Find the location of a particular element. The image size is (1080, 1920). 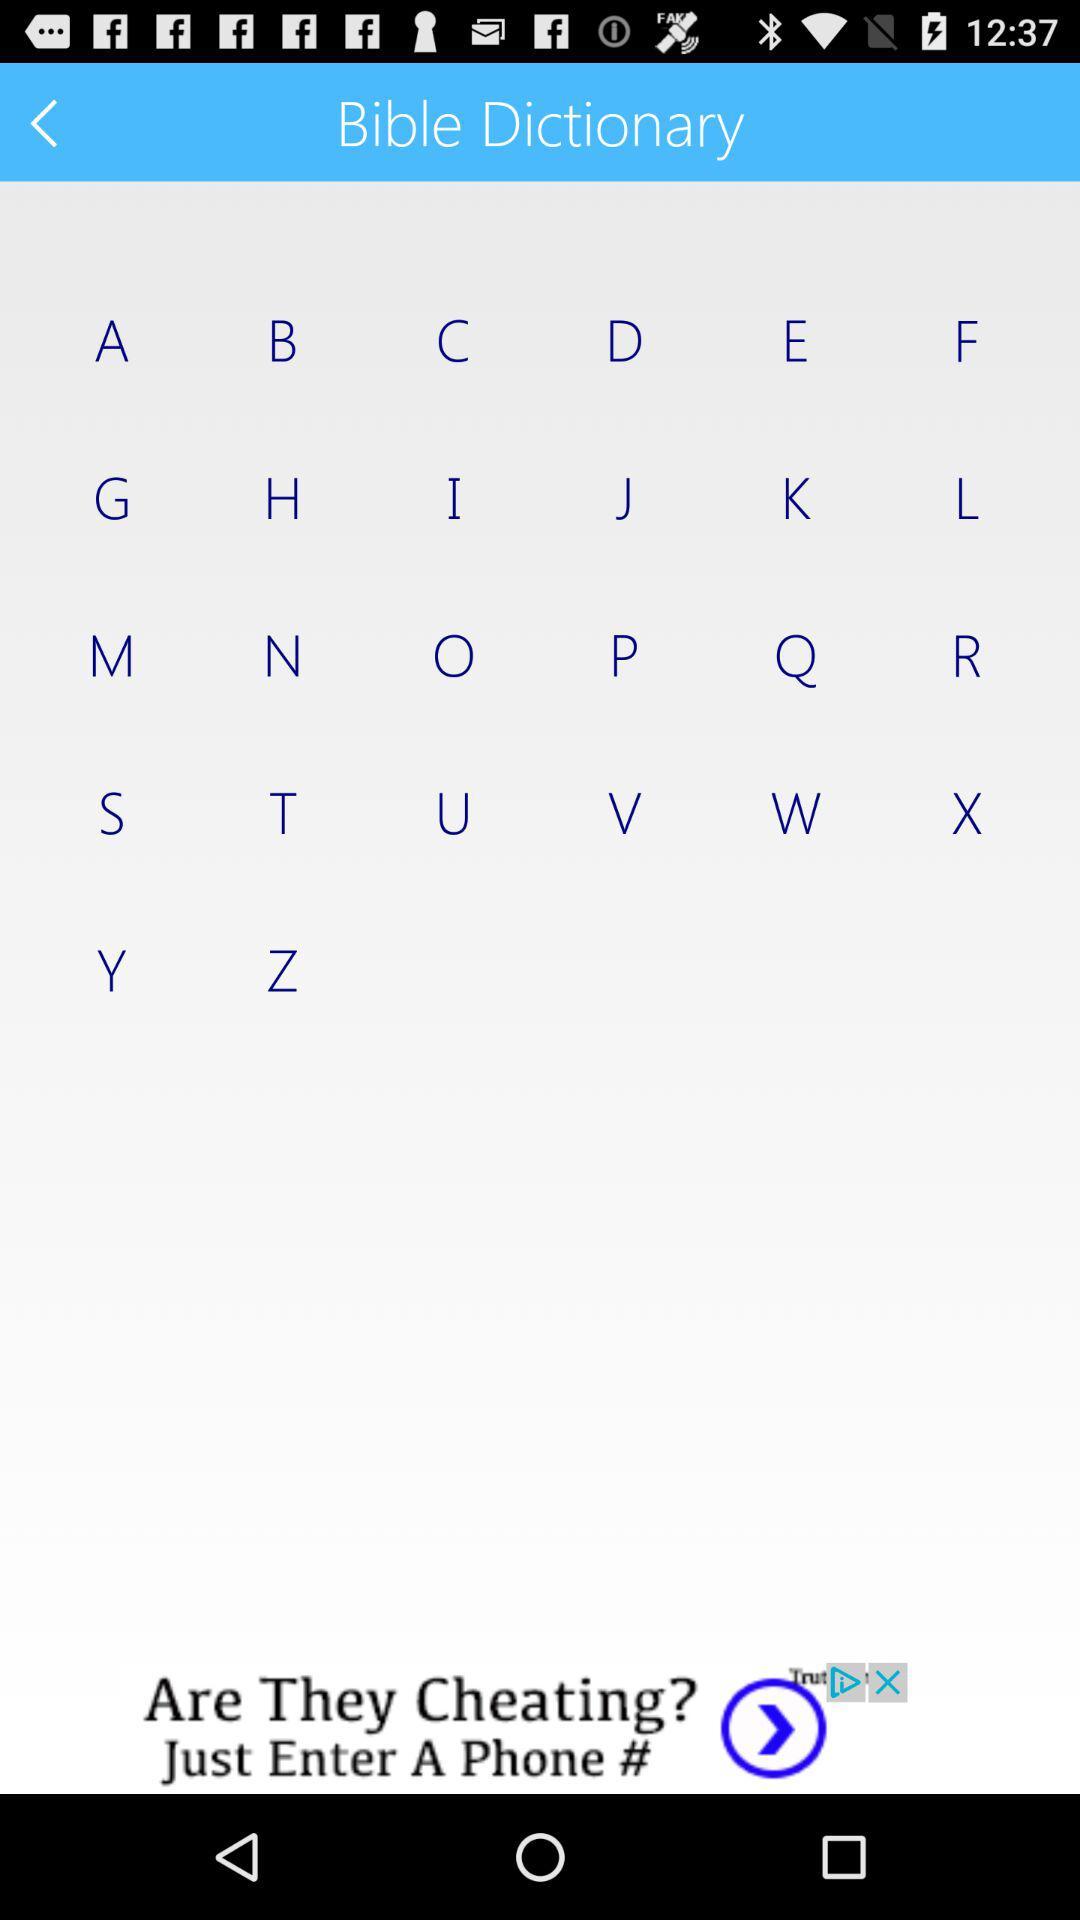

back is located at coordinates (45, 121).